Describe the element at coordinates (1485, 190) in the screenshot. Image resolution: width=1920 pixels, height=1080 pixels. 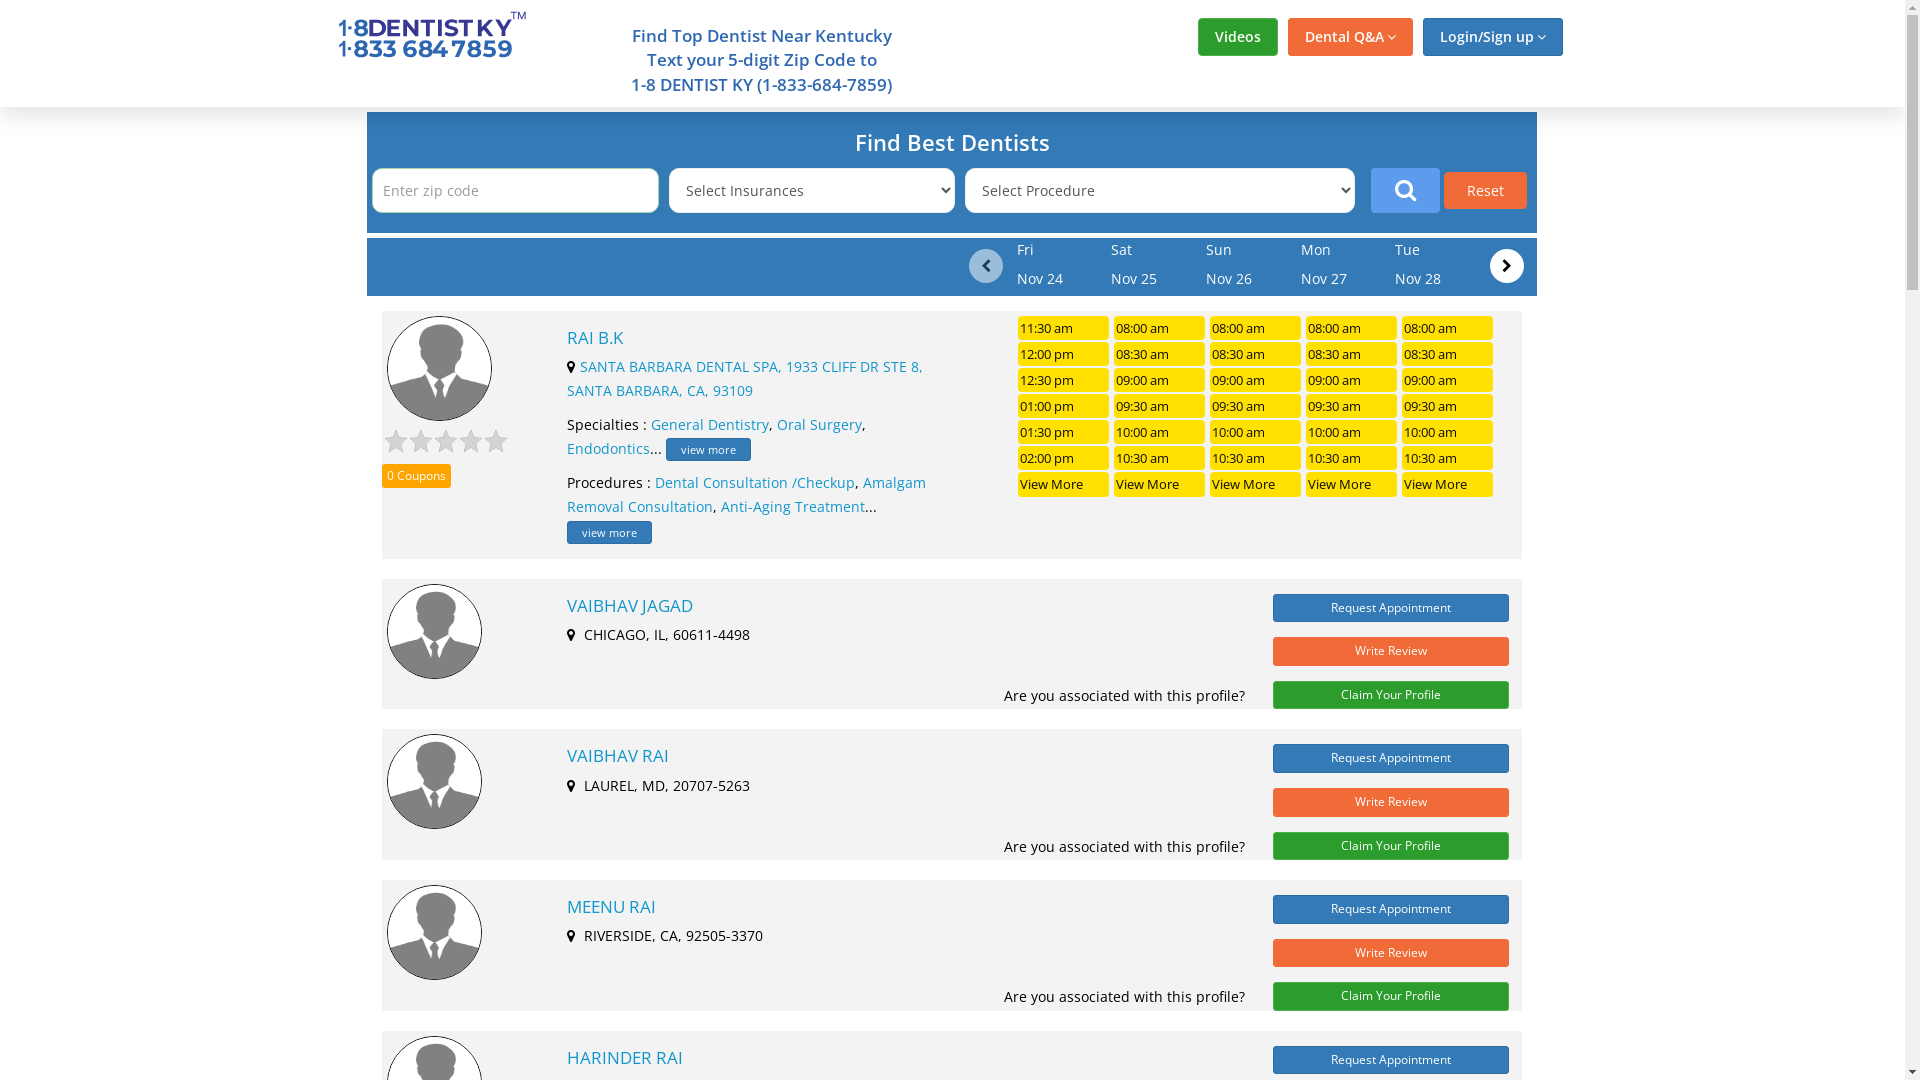
I see `'Reset'` at that location.